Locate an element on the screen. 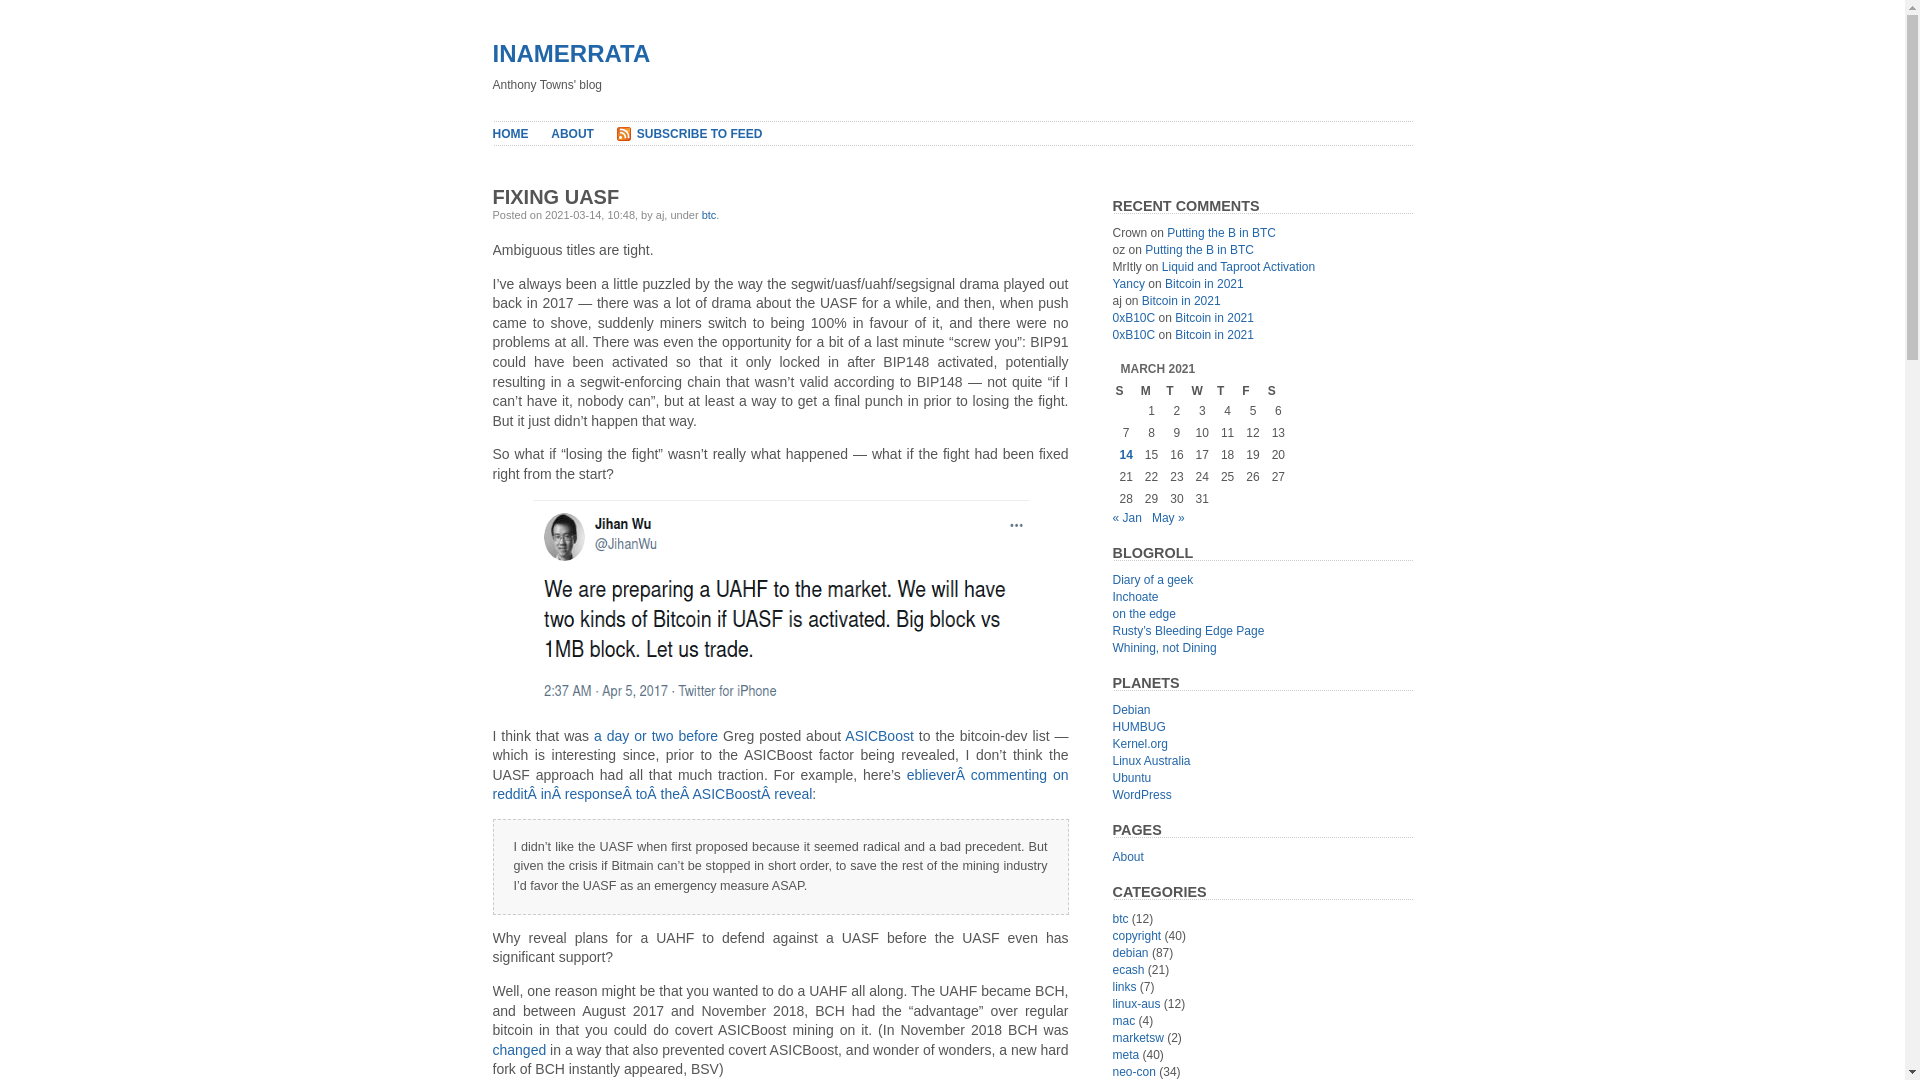 The width and height of the screenshot is (1920, 1080). 'debian' is located at coordinates (1129, 951).